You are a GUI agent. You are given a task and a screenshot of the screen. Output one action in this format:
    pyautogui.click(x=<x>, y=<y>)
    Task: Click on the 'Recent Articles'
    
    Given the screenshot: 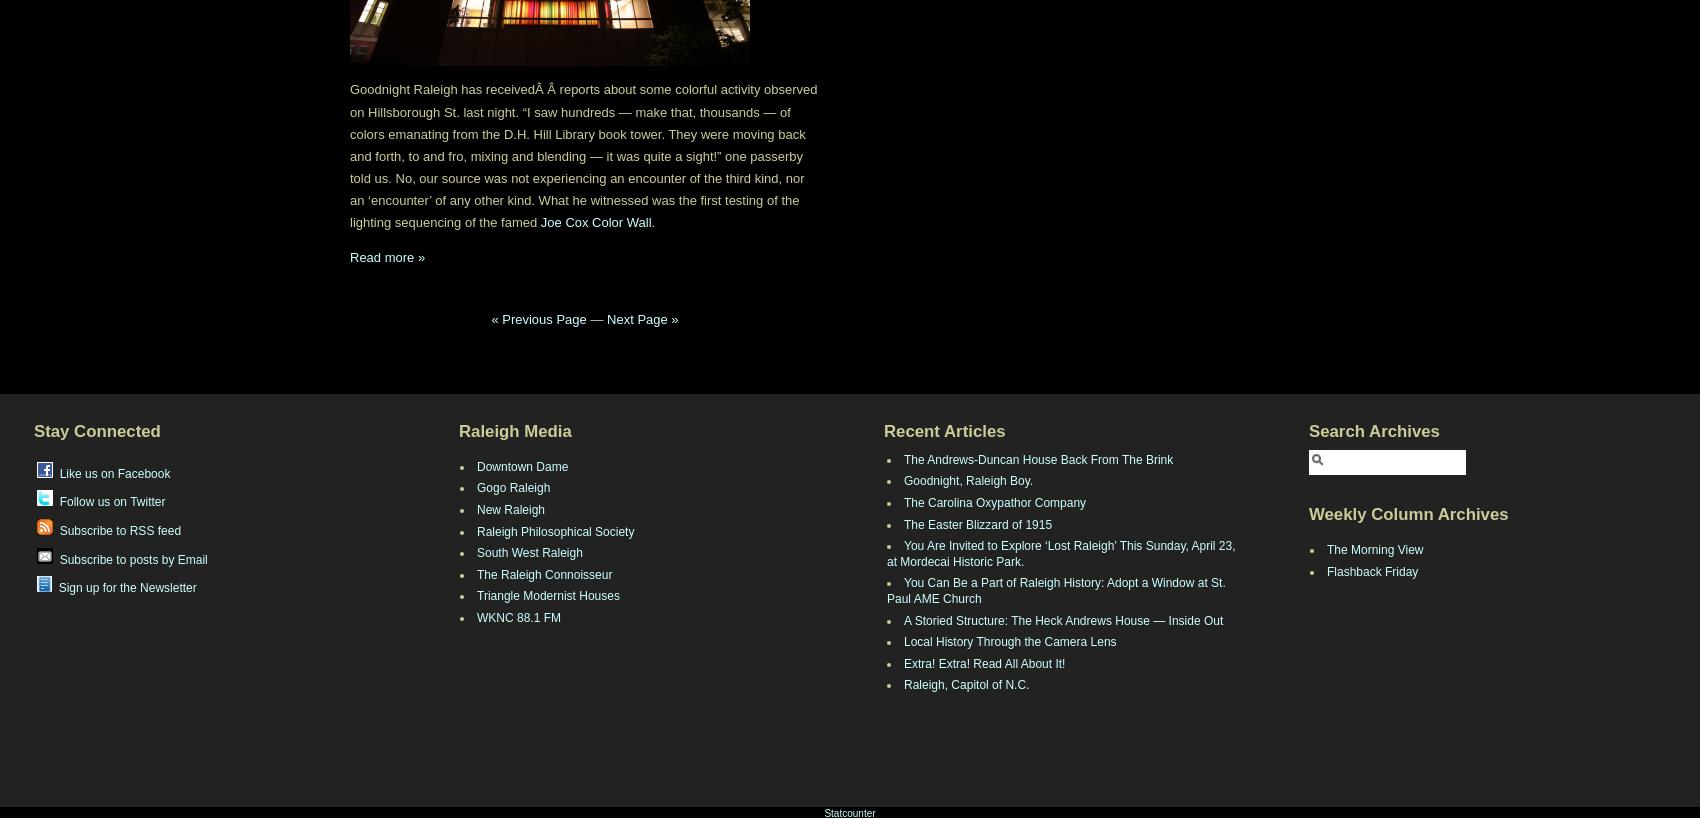 What is the action you would take?
    pyautogui.click(x=944, y=430)
    